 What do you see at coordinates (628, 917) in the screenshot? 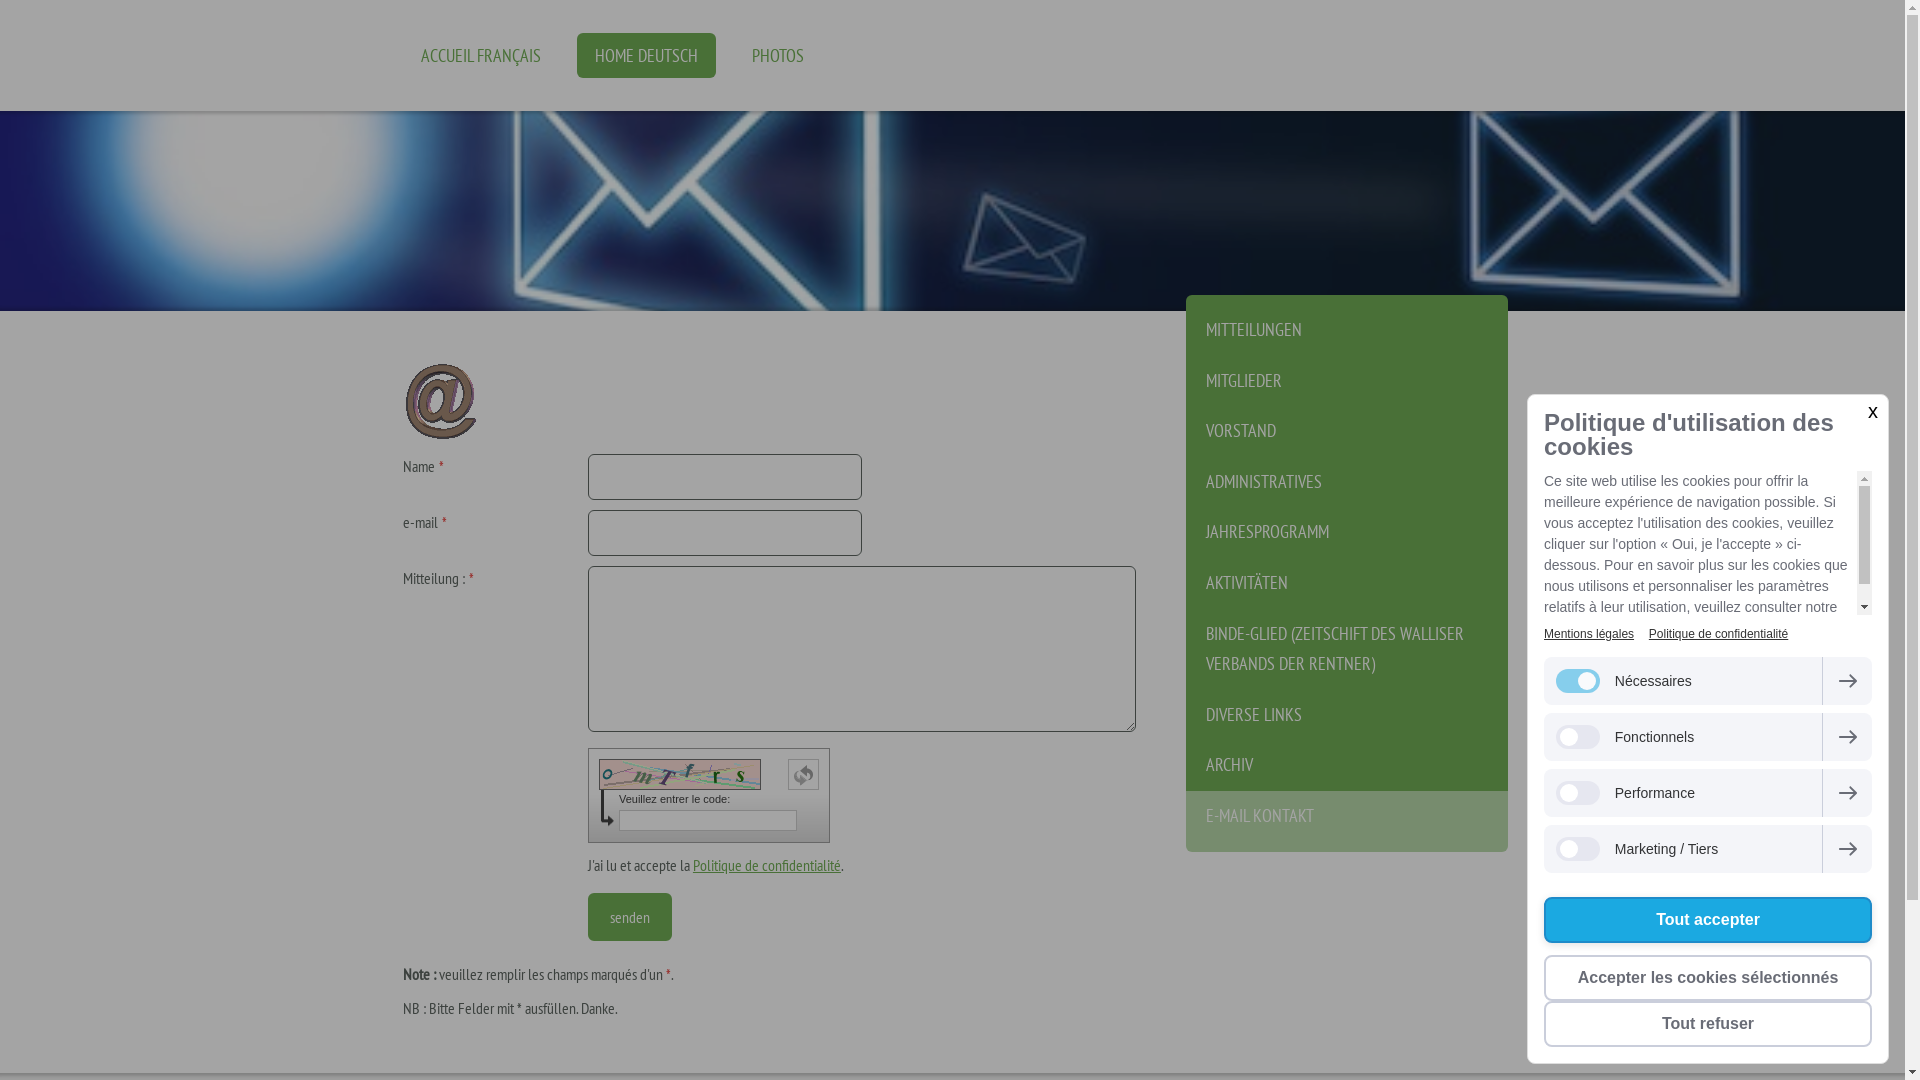
I see `'senden'` at bounding box center [628, 917].